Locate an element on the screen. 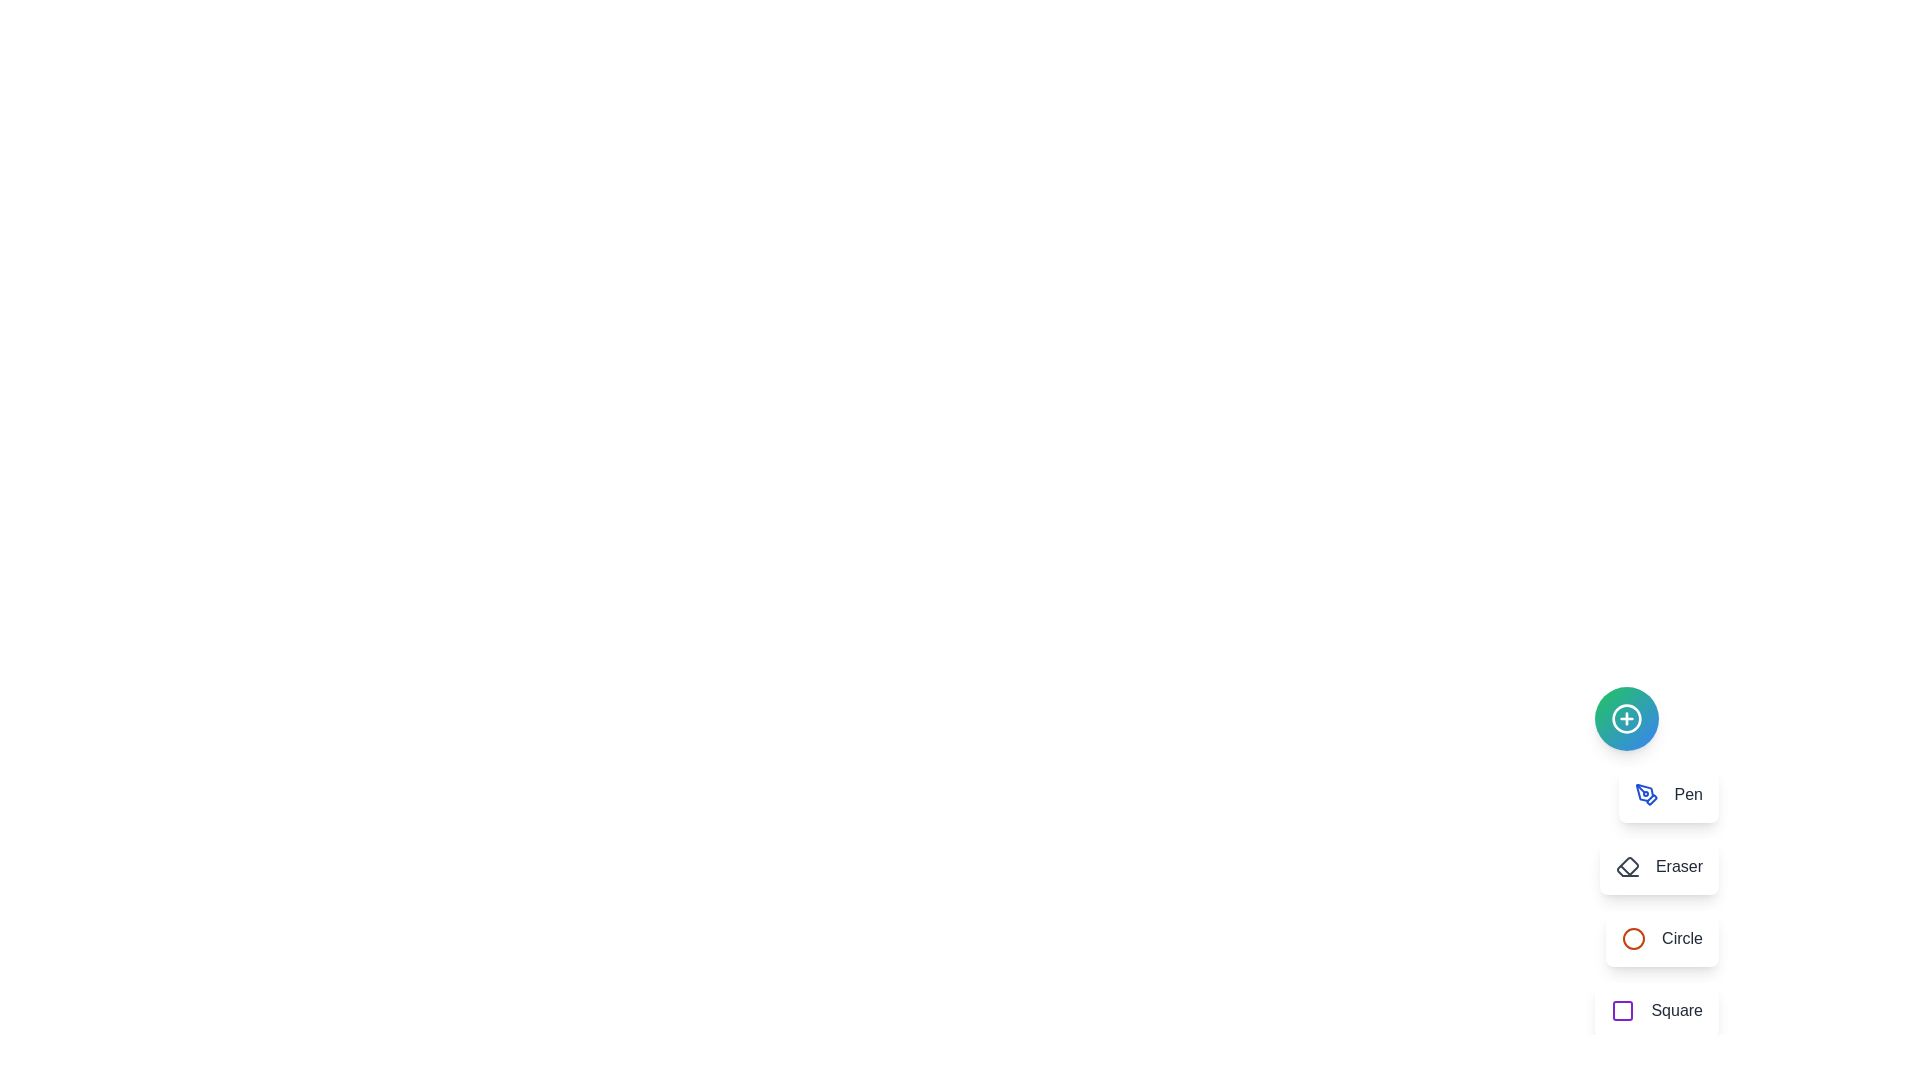 This screenshot has width=1920, height=1080. the tool menu item labeled Pen to see its animation is located at coordinates (1668, 793).